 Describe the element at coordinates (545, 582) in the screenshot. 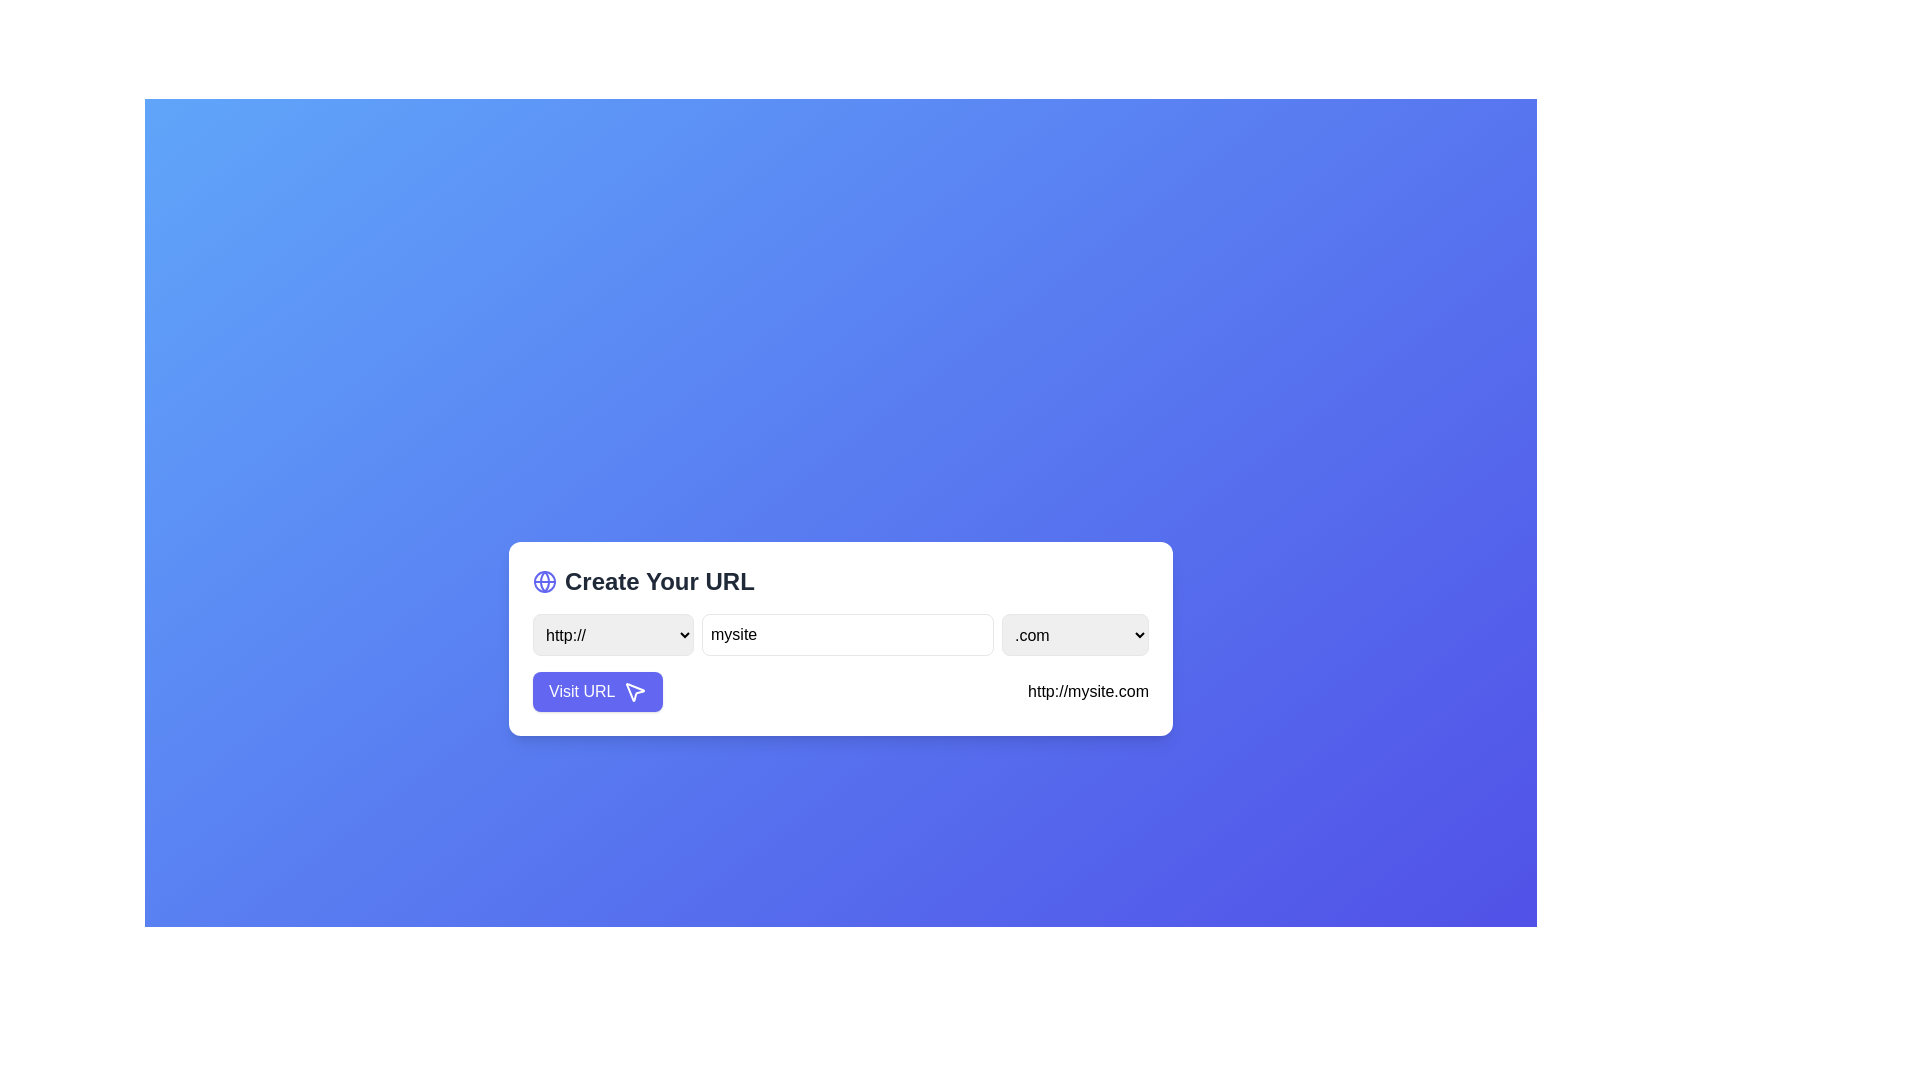

I see `the globe icon located in the heading section, positioned left of the 'Create Your URL' text` at that location.